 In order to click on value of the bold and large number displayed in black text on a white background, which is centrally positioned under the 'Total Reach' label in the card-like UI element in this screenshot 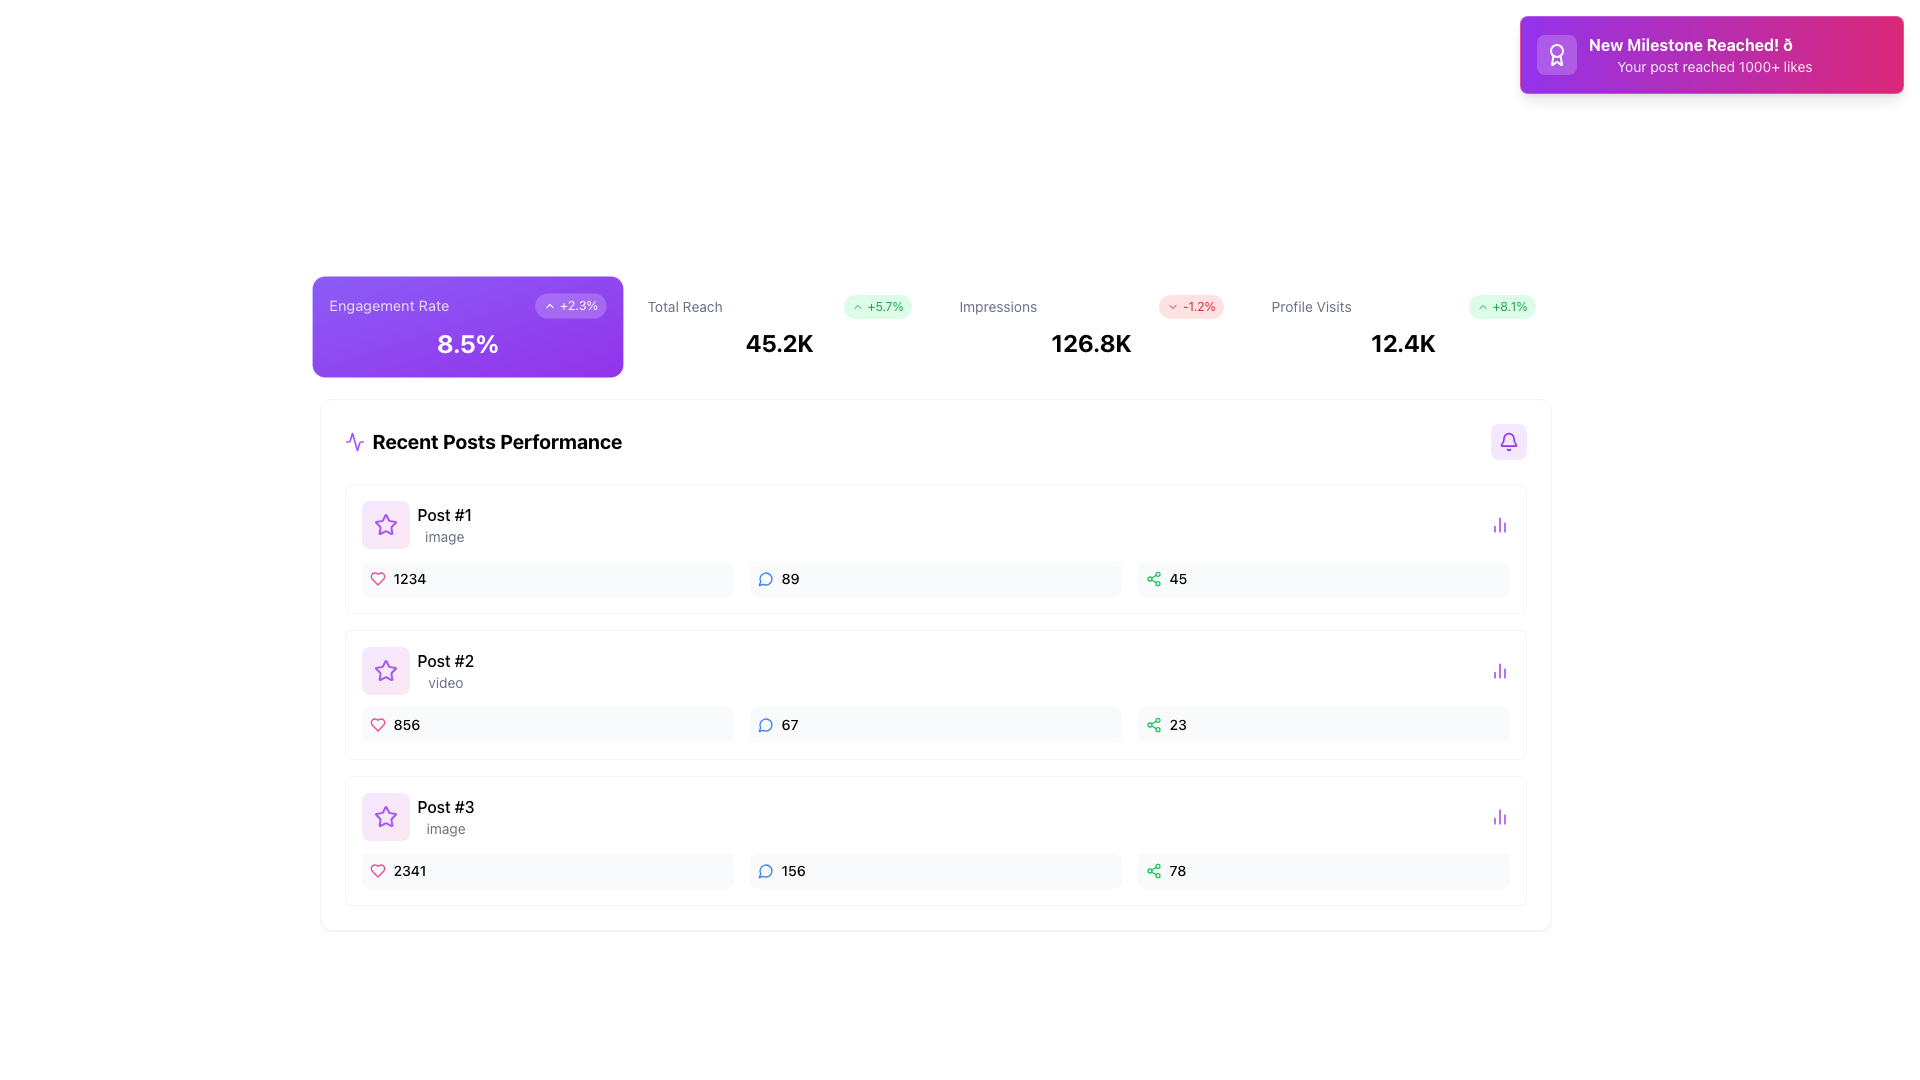, I will do `click(778, 342)`.